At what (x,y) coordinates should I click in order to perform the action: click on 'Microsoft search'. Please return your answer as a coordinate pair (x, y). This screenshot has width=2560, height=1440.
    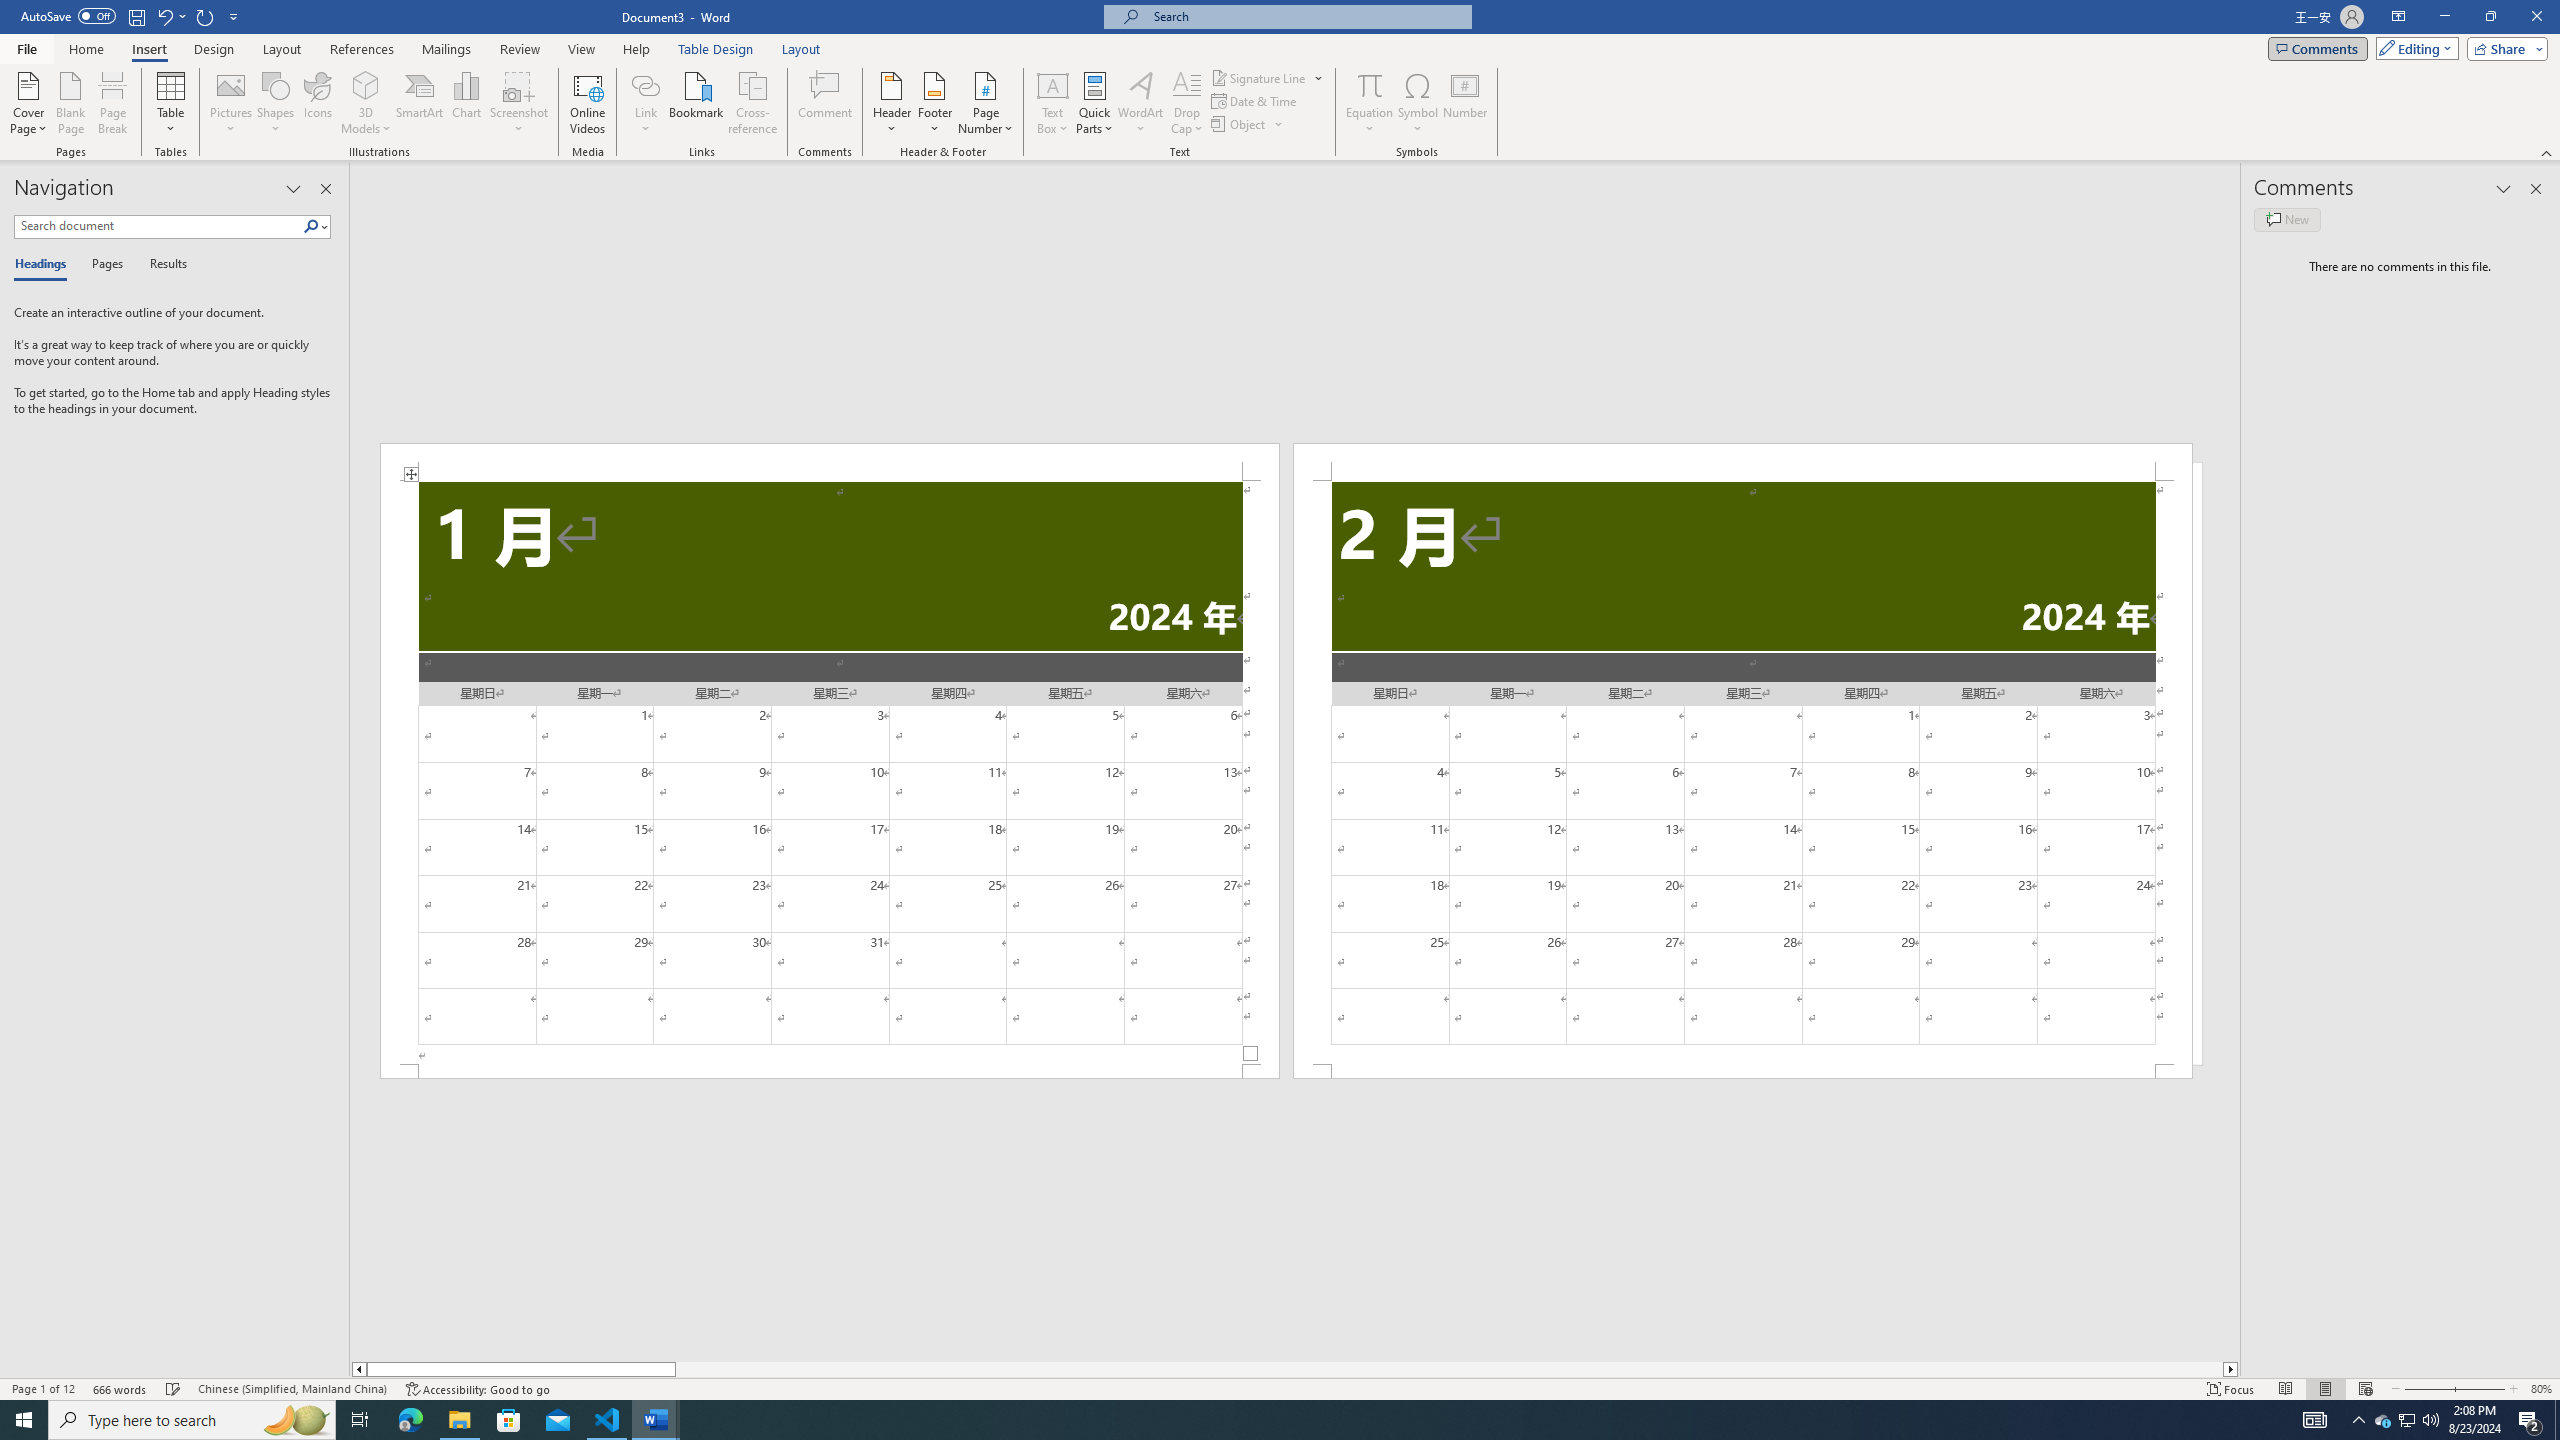
    Looking at the image, I should click on (1304, 16).